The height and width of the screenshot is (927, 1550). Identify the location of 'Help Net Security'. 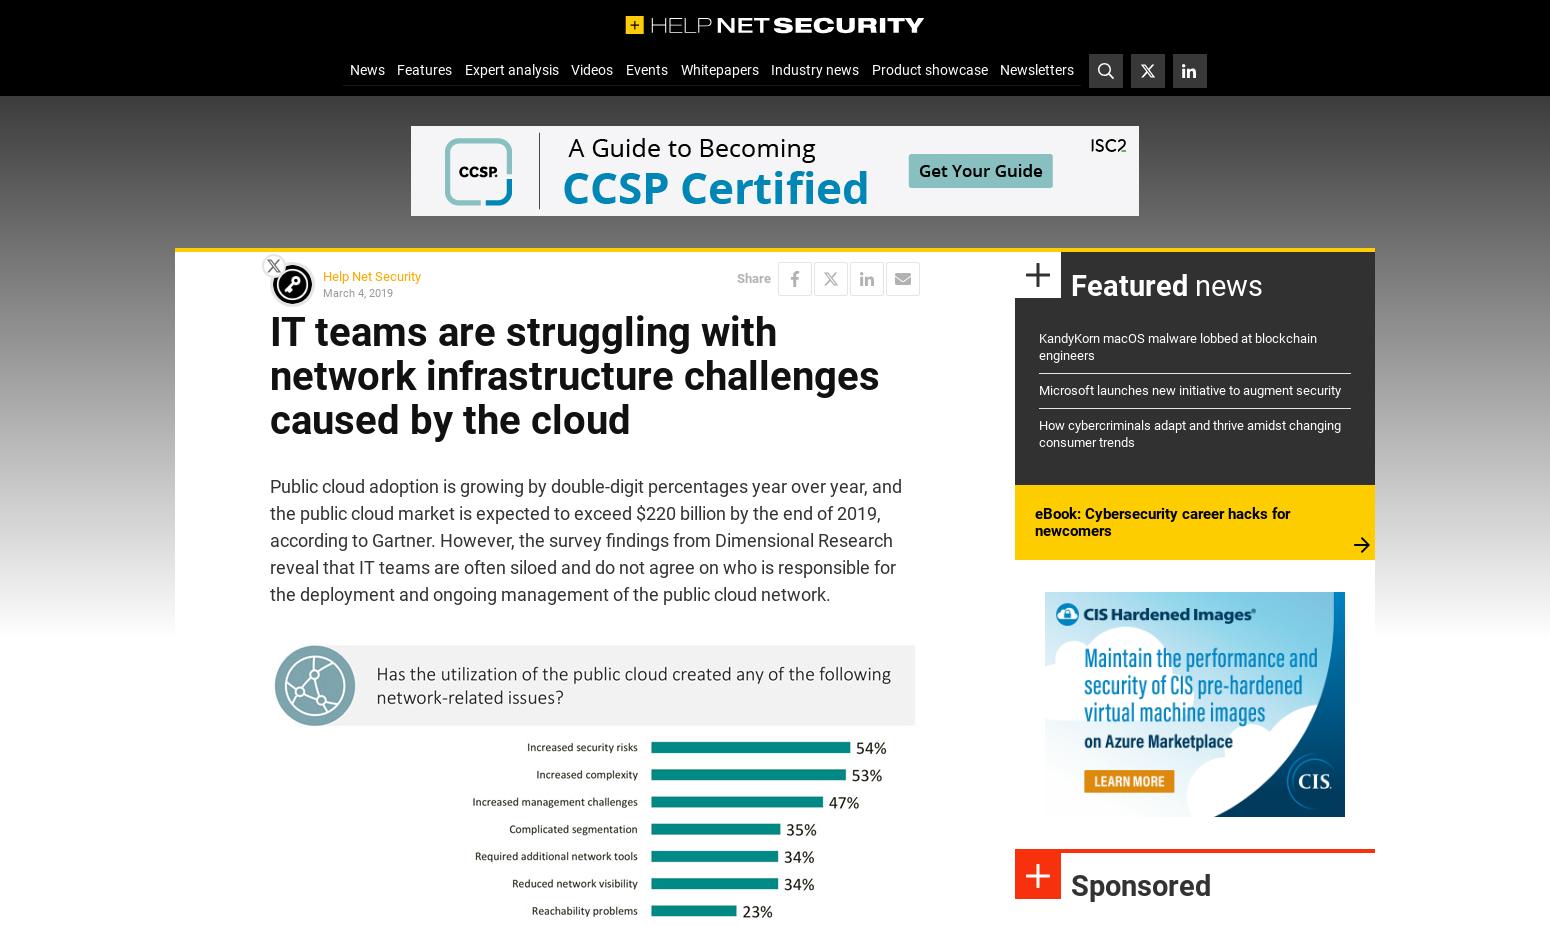
(322, 276).